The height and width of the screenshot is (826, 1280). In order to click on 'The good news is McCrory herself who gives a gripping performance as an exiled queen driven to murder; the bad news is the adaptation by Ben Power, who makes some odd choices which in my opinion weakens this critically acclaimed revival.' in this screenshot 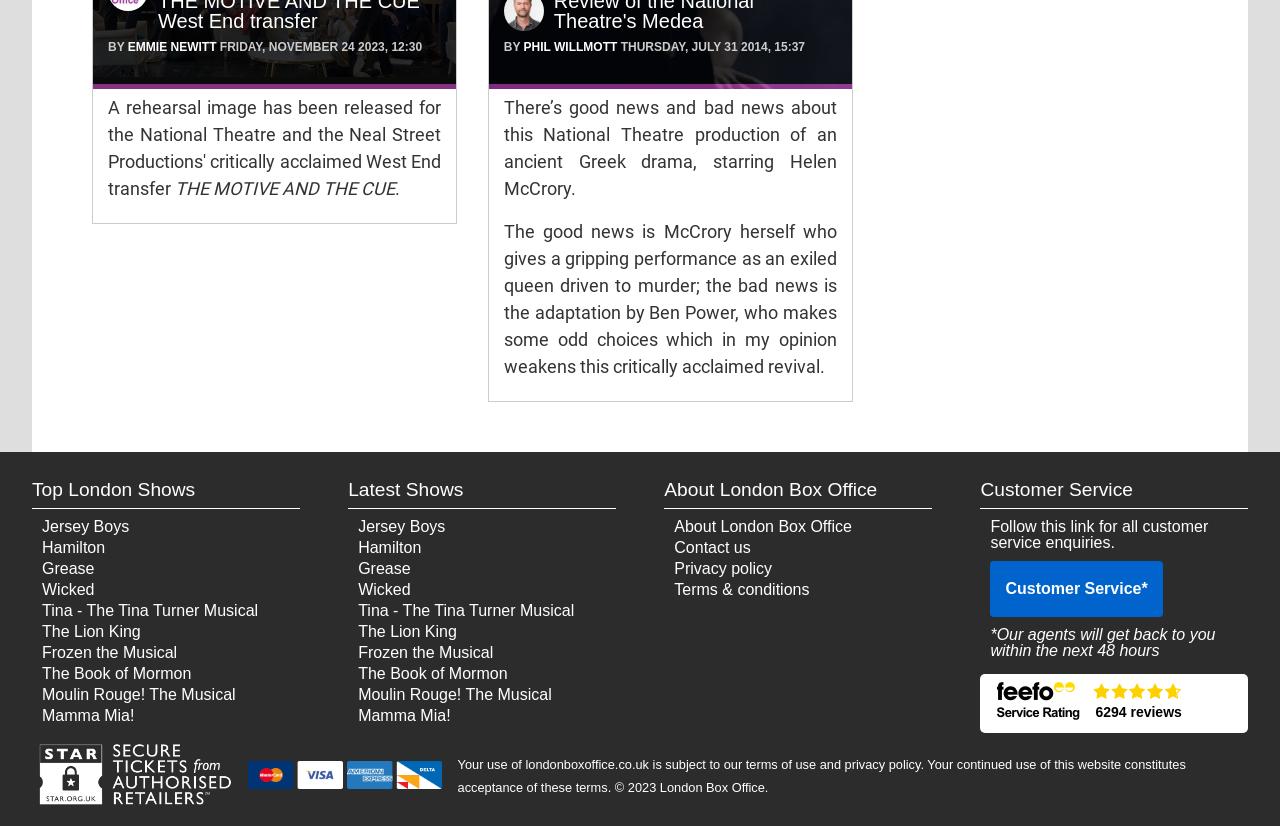, I will do `click(669, 299)`.